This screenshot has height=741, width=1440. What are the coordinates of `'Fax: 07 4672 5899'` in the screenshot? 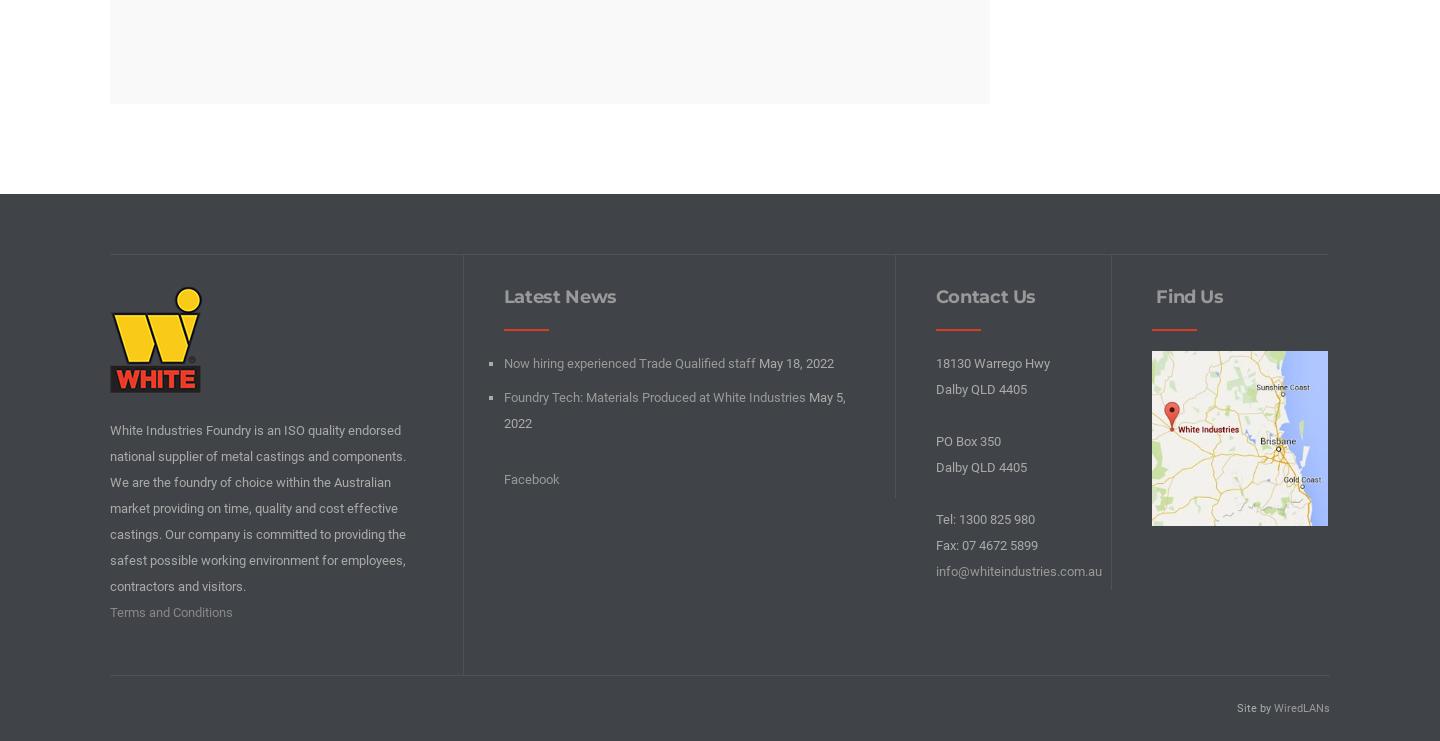 It's located at (984, 545).